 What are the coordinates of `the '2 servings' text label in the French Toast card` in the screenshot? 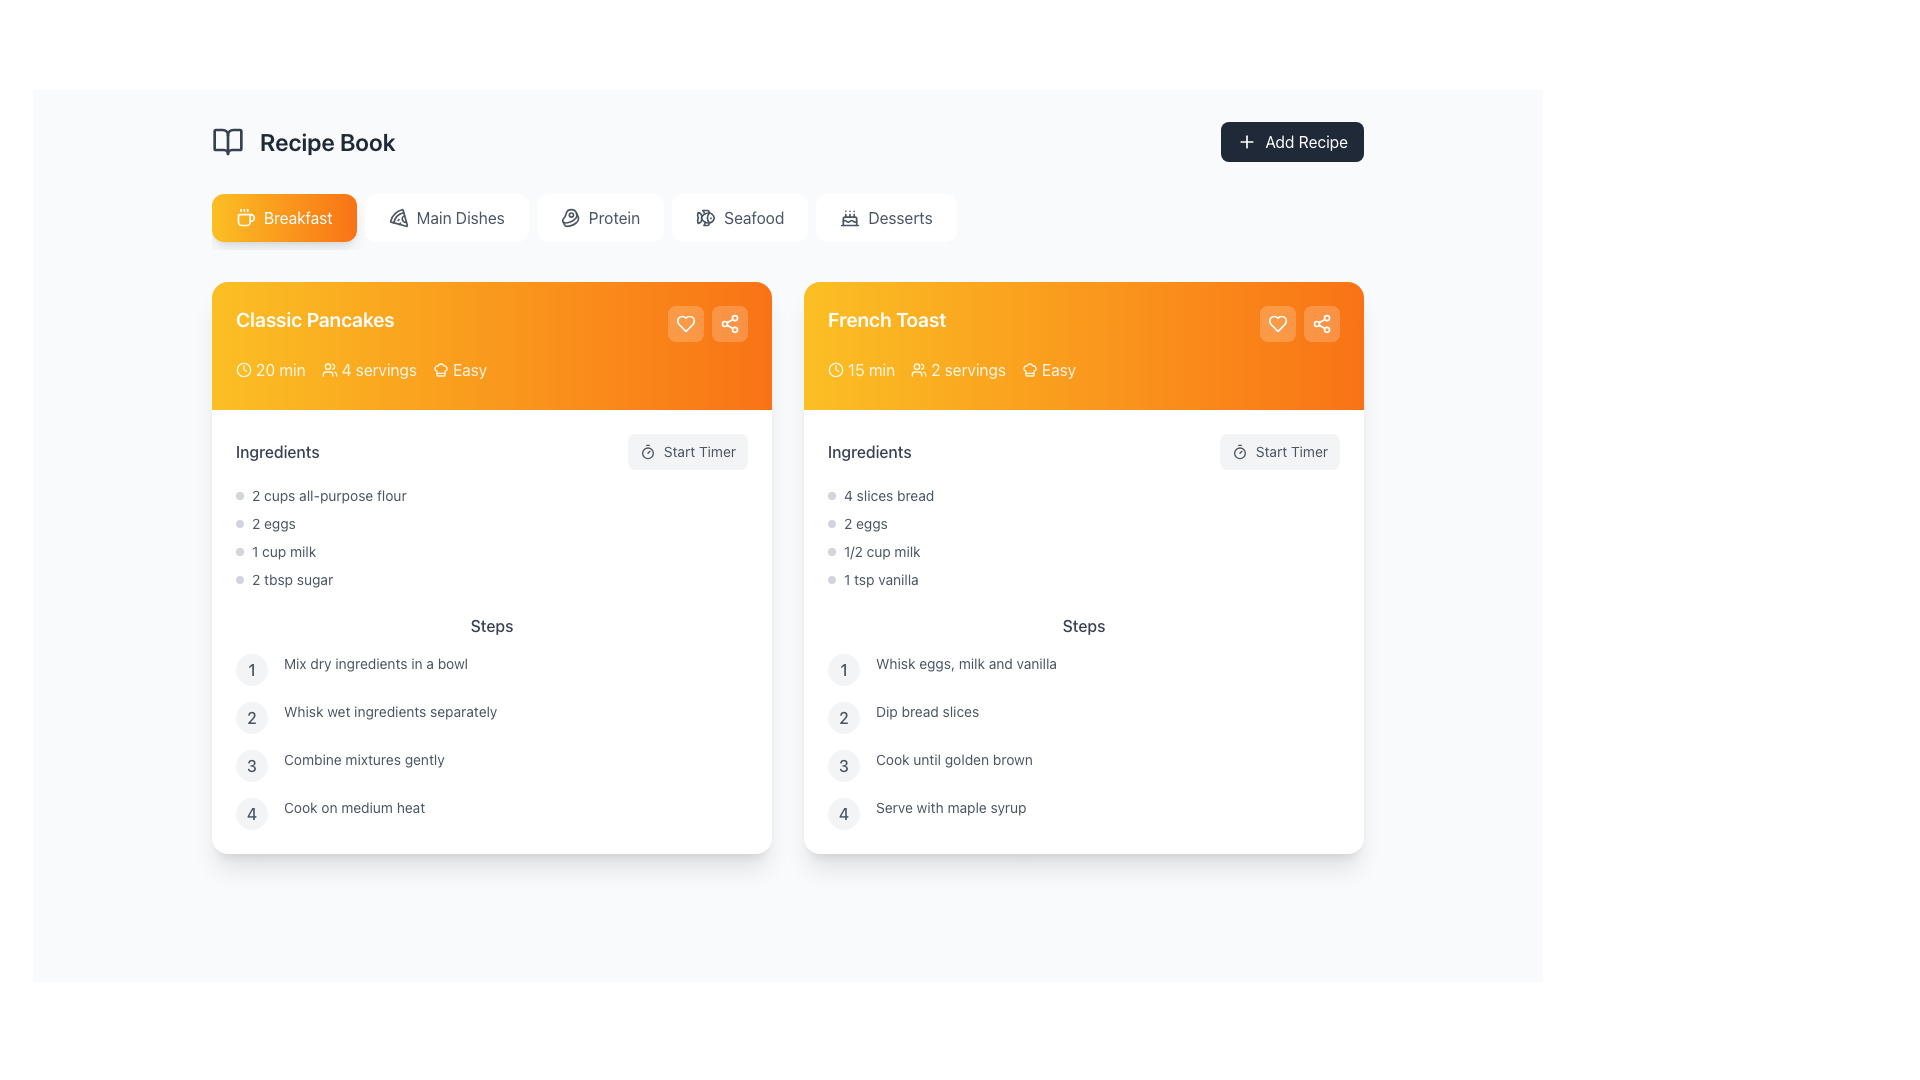 It's located at (968, 370).